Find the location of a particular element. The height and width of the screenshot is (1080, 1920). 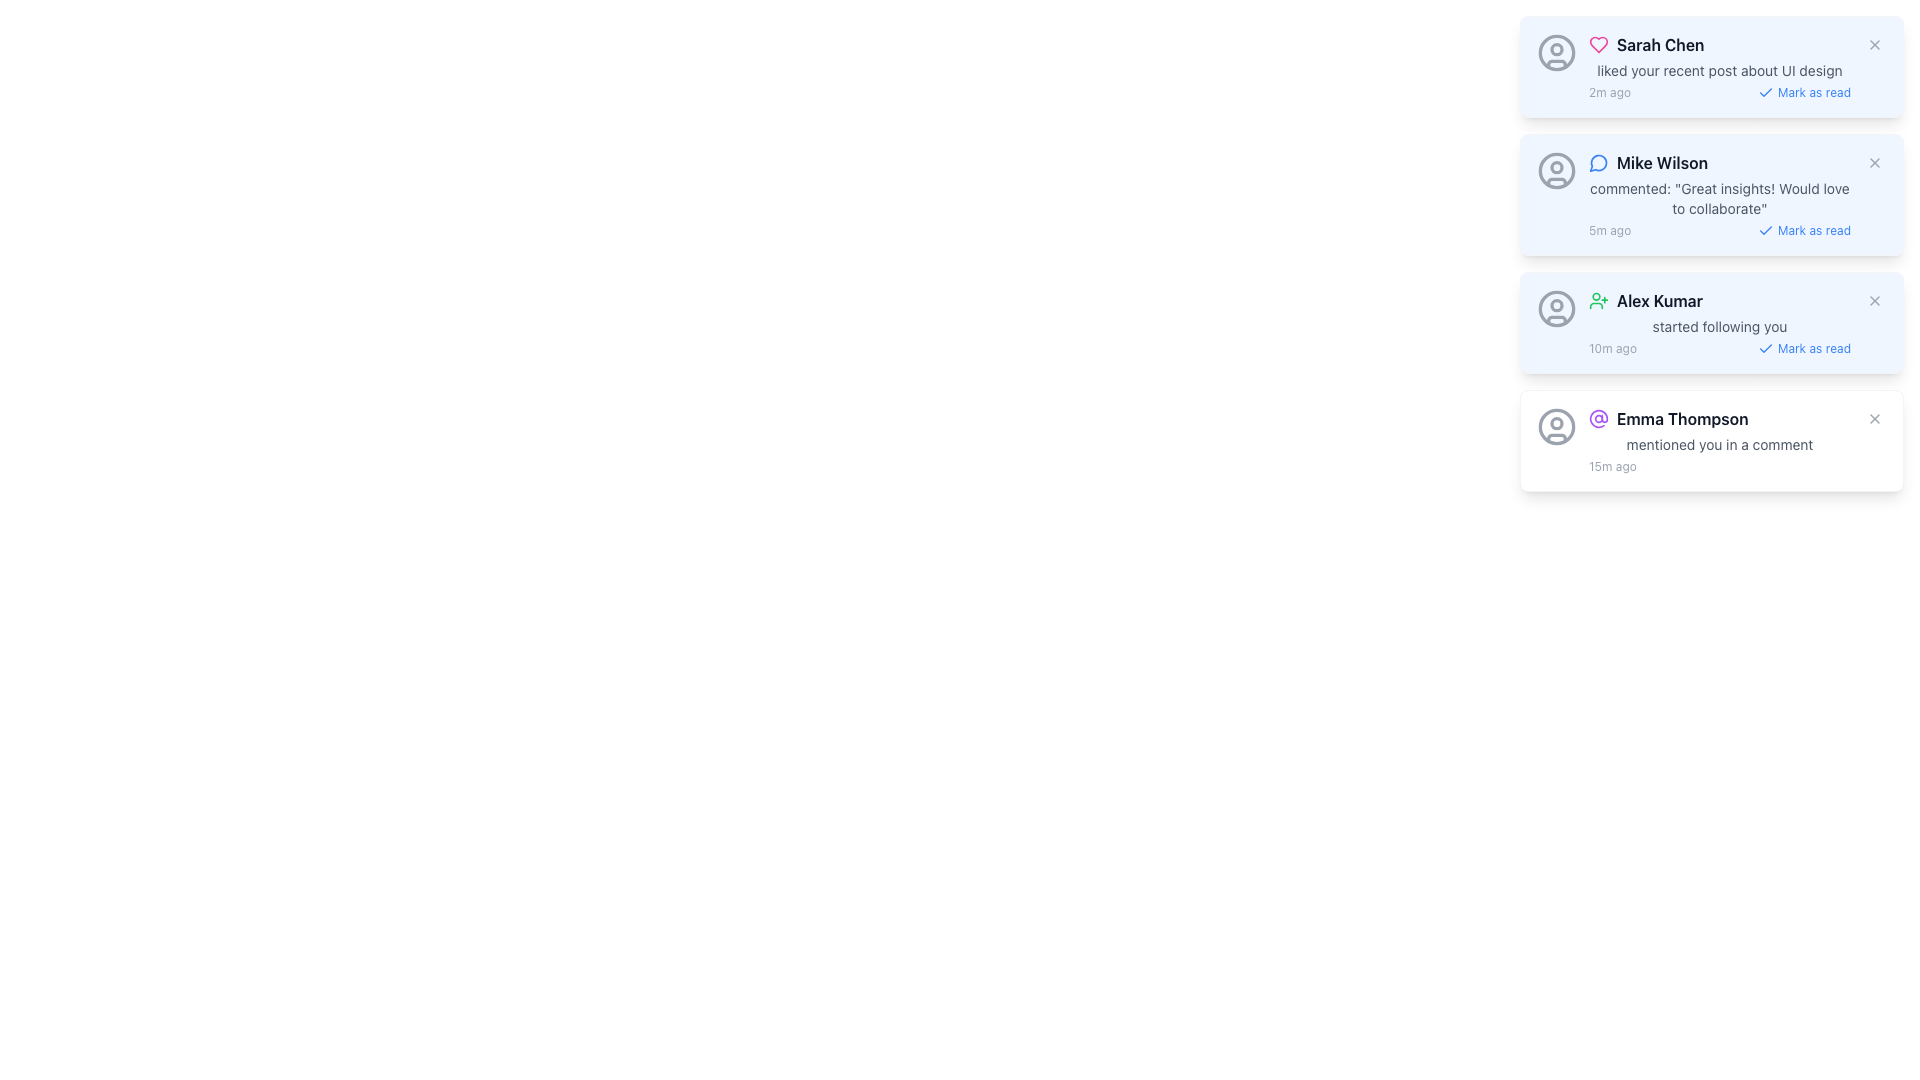

the purple '@' icon adjacent to 'Emma Thompson' is located at coordinates (1597, 418).